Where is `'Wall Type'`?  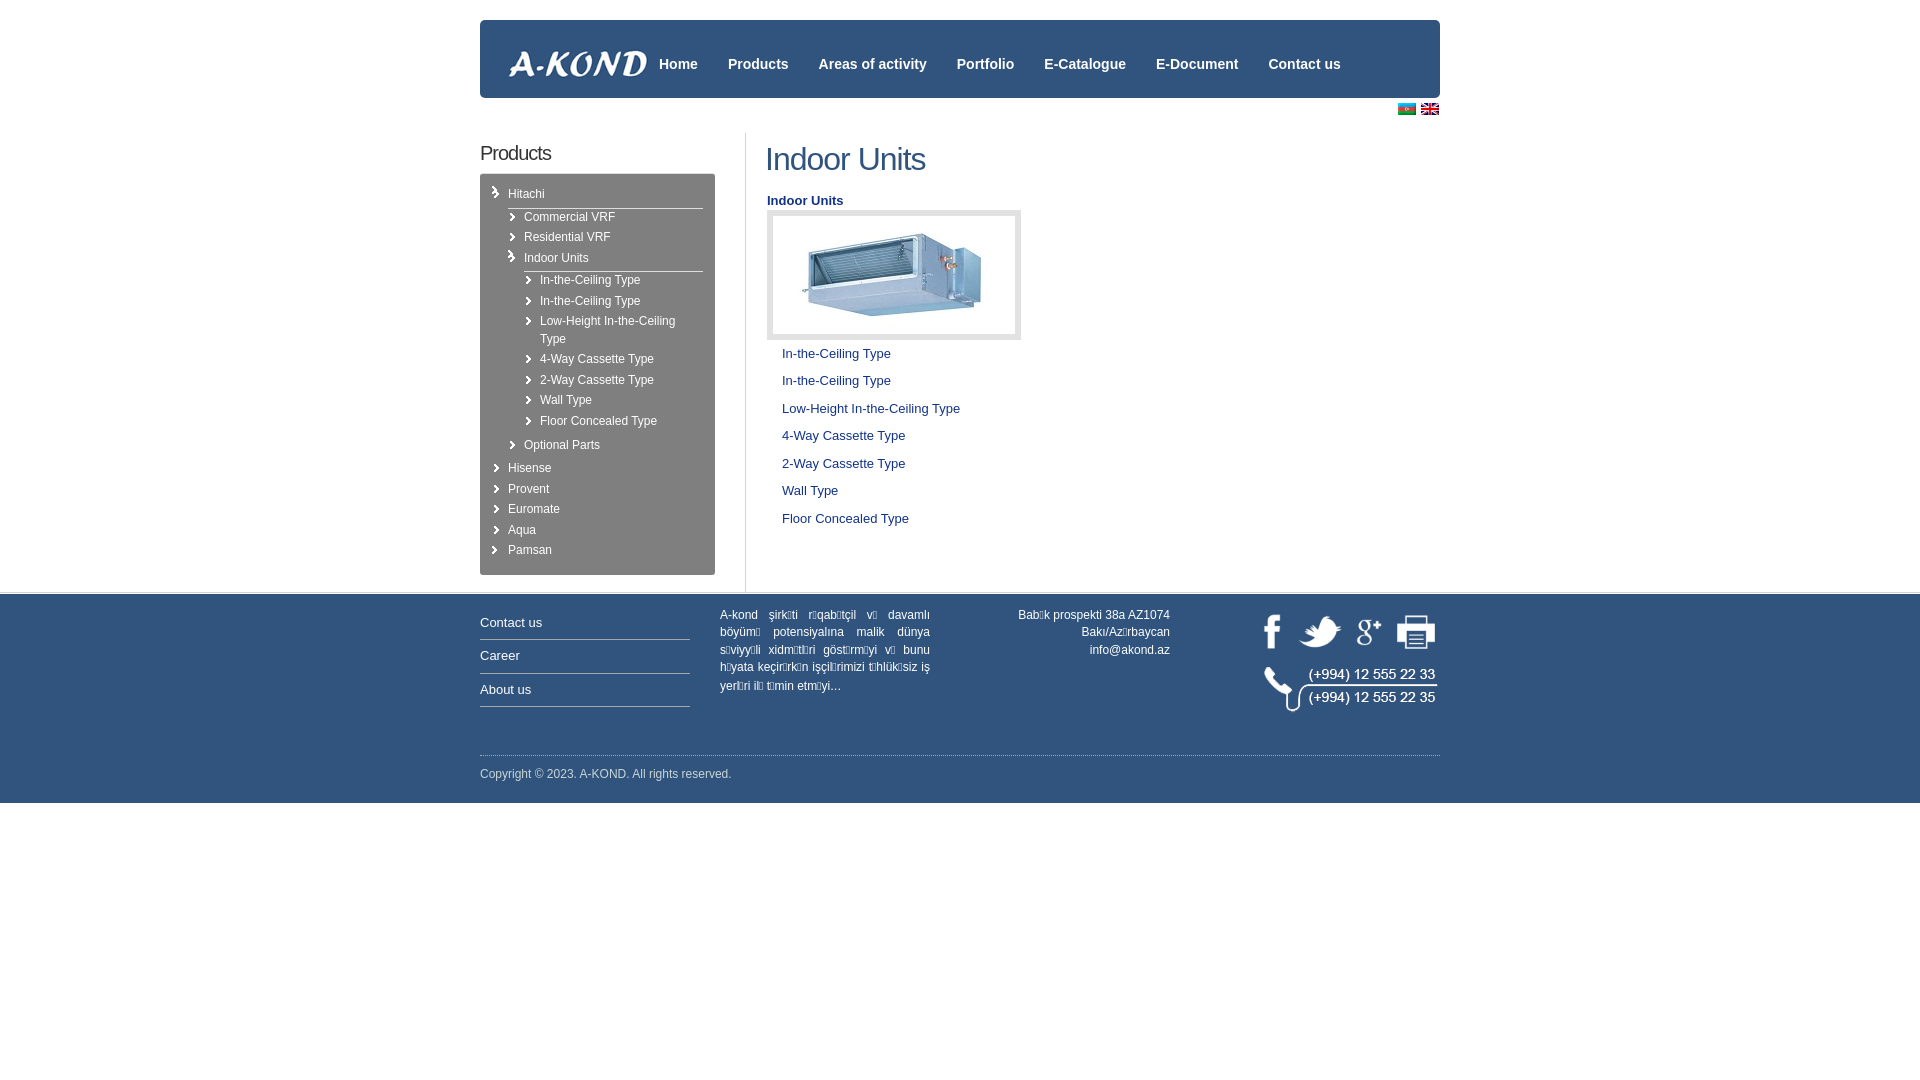 'Wall Type' is located at coordinates (565, 400).